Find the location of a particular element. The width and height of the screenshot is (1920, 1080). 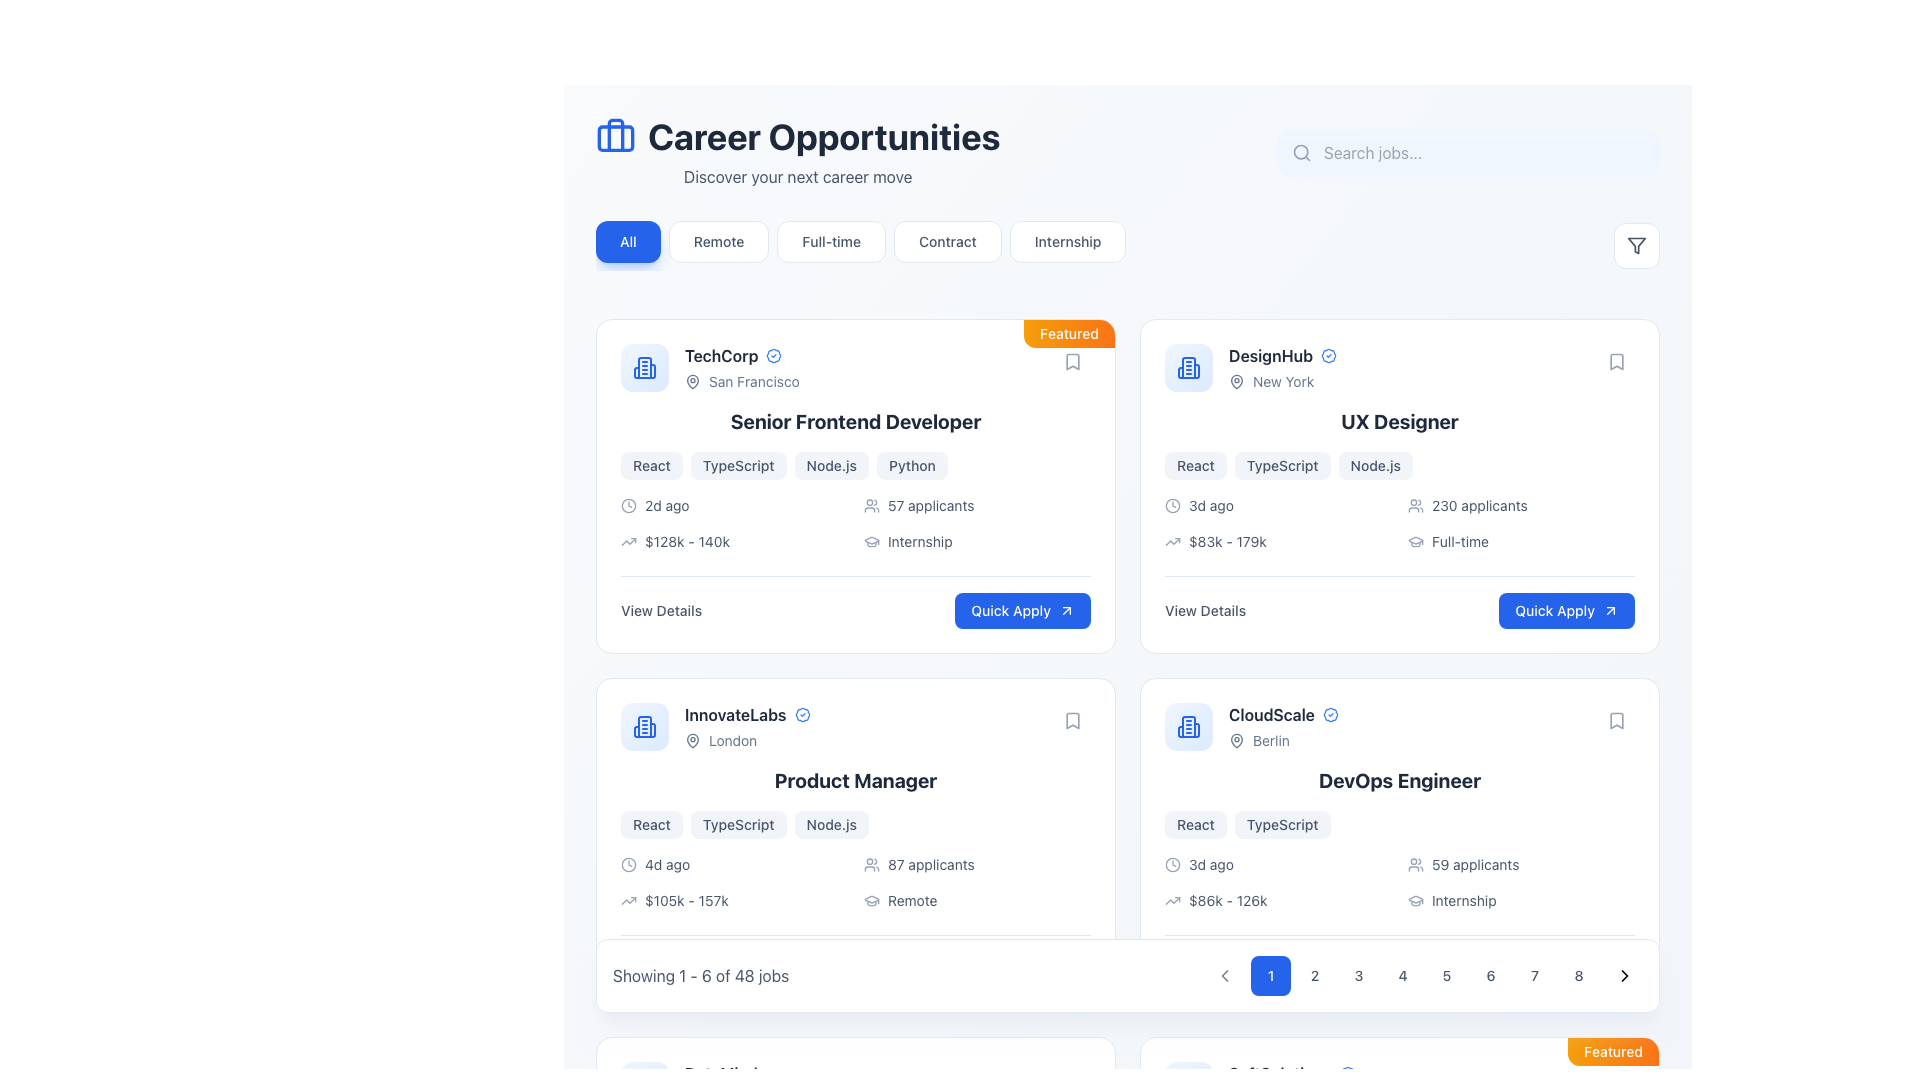

the job posting card for the 'Product Manager' position at InnovateLabs is located at coordinates (855, 844).